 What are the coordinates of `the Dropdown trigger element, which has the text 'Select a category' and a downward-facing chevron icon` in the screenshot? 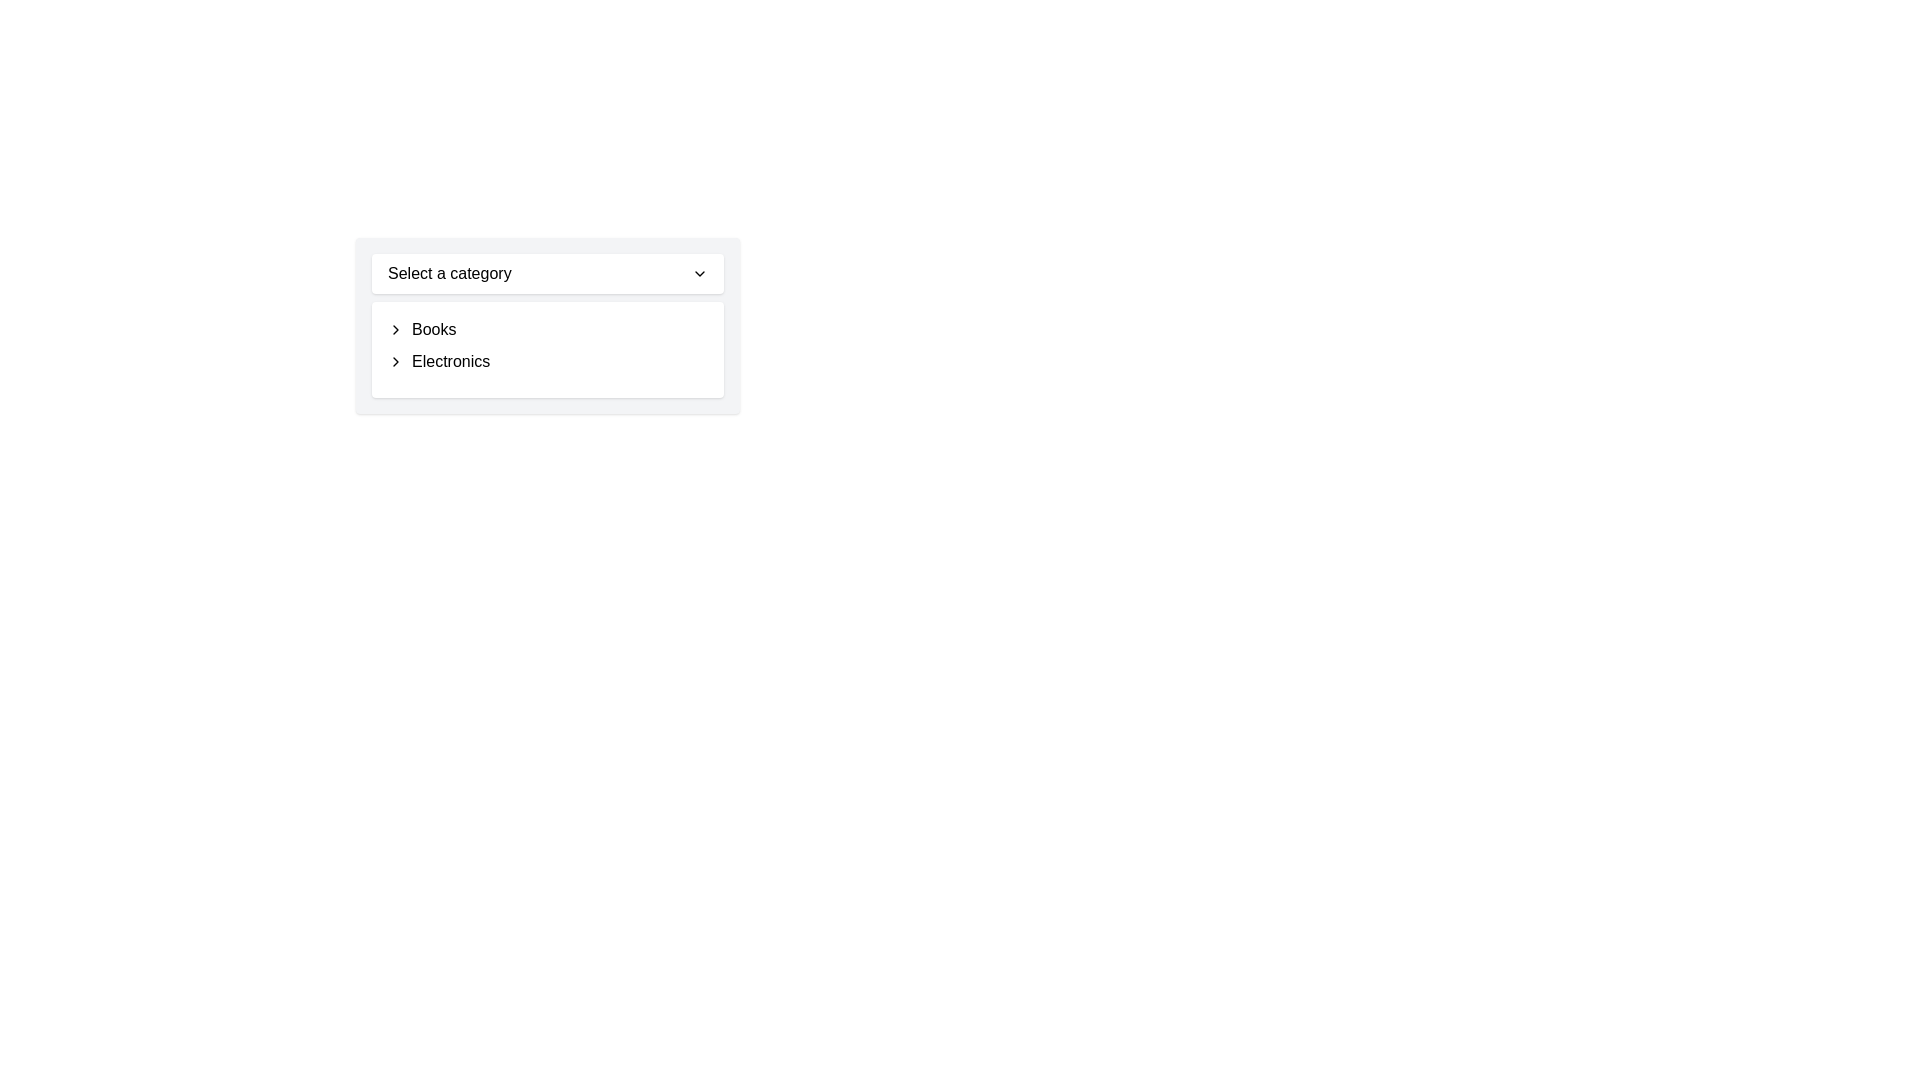 It's located at (547, 273).